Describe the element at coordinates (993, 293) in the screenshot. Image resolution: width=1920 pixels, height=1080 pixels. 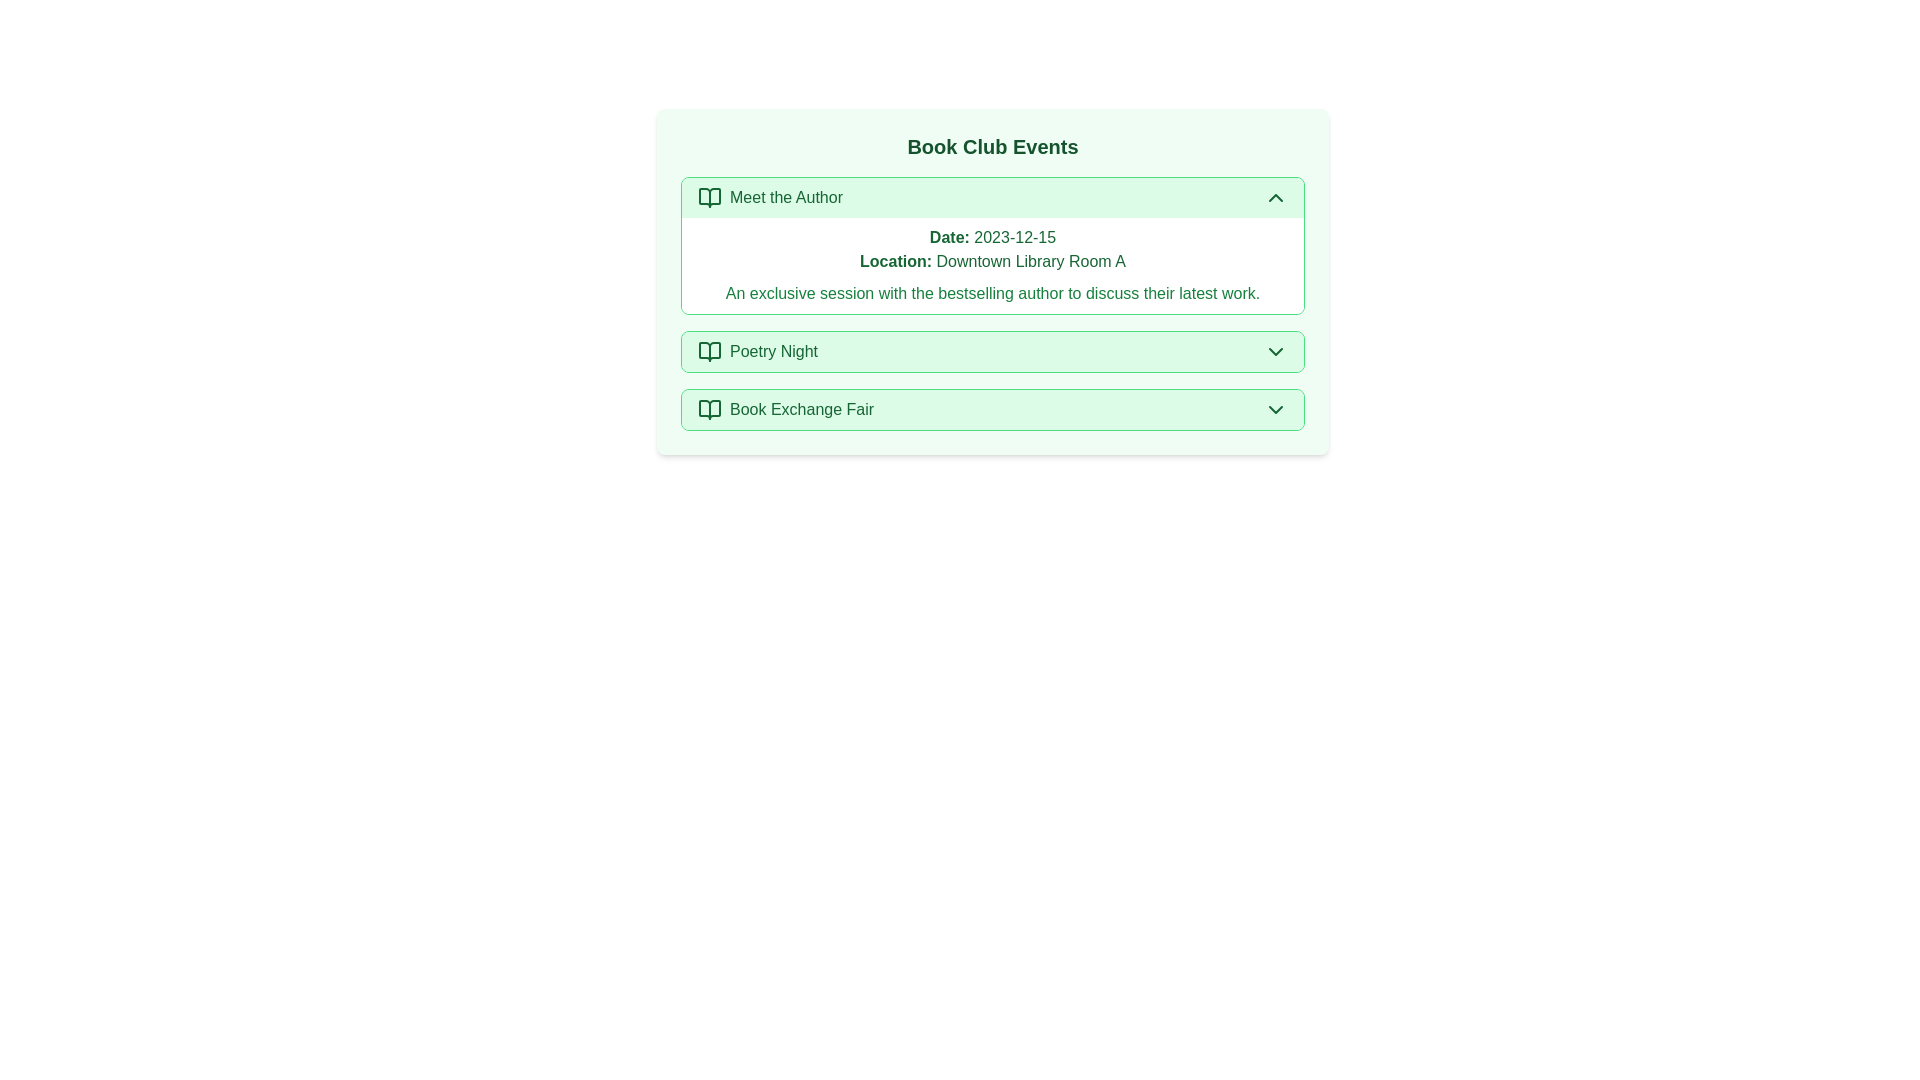
I see `the text segment reading 'An exclusive session with the bestselling author to discuss their latest work.', styled in green, which serves as a descriptive footer under the event details` at that location.